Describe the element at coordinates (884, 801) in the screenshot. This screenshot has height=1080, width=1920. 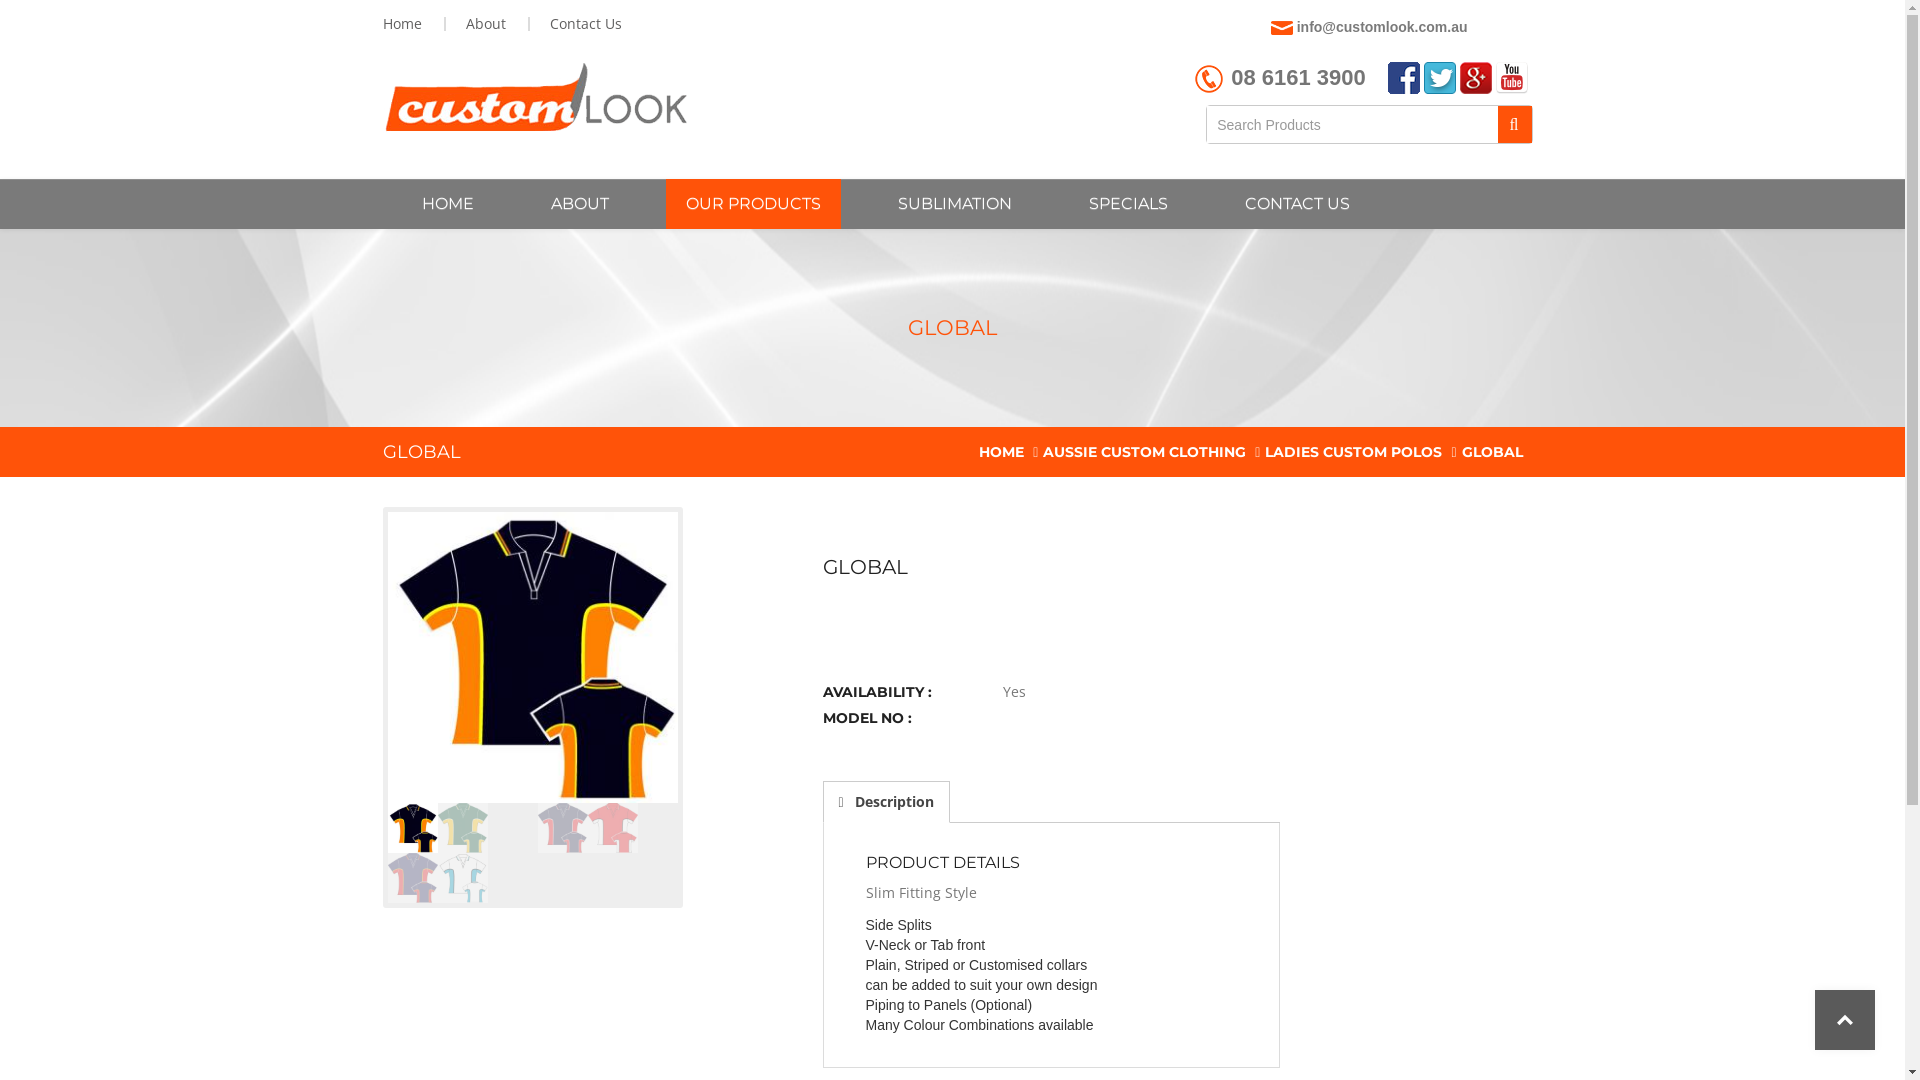
I see `'Description'` at that location.